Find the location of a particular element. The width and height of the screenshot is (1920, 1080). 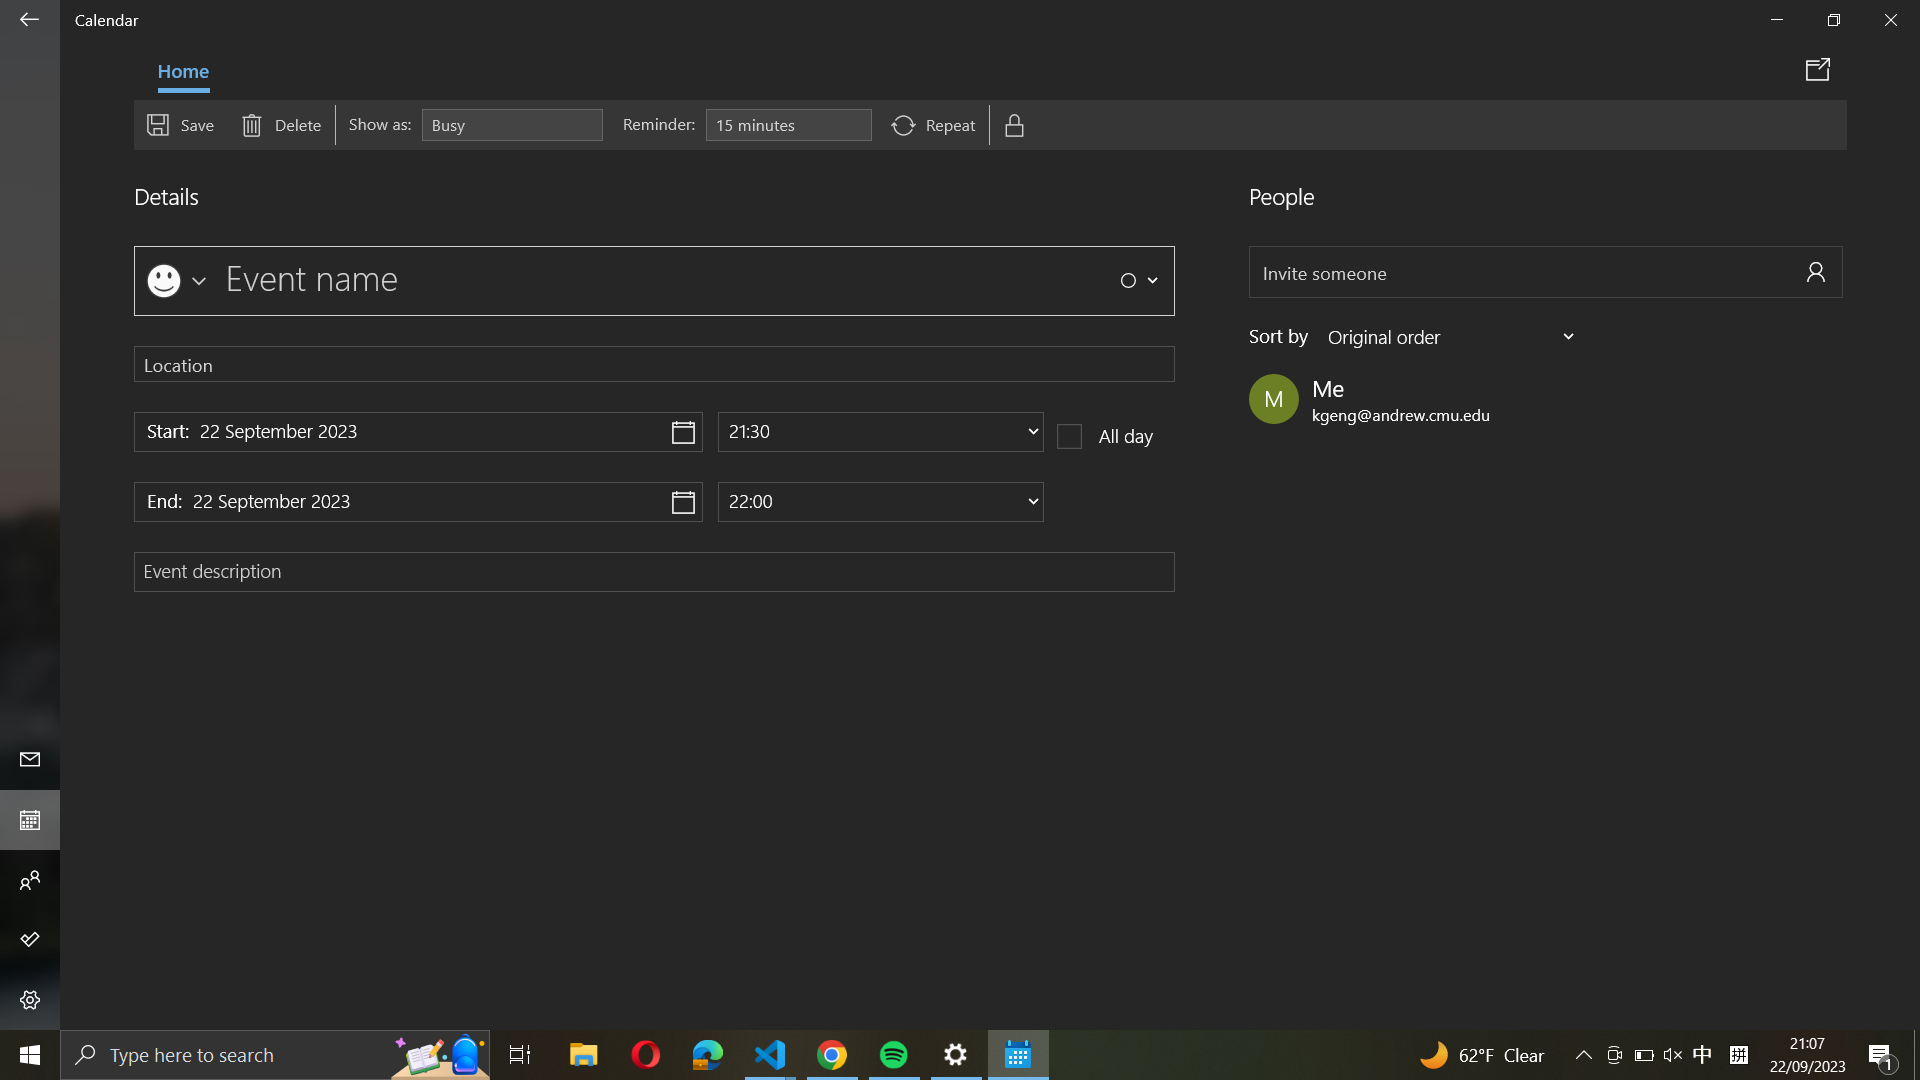

the kick-off date to "22 December 2020 is located at coordinates (417, 431).